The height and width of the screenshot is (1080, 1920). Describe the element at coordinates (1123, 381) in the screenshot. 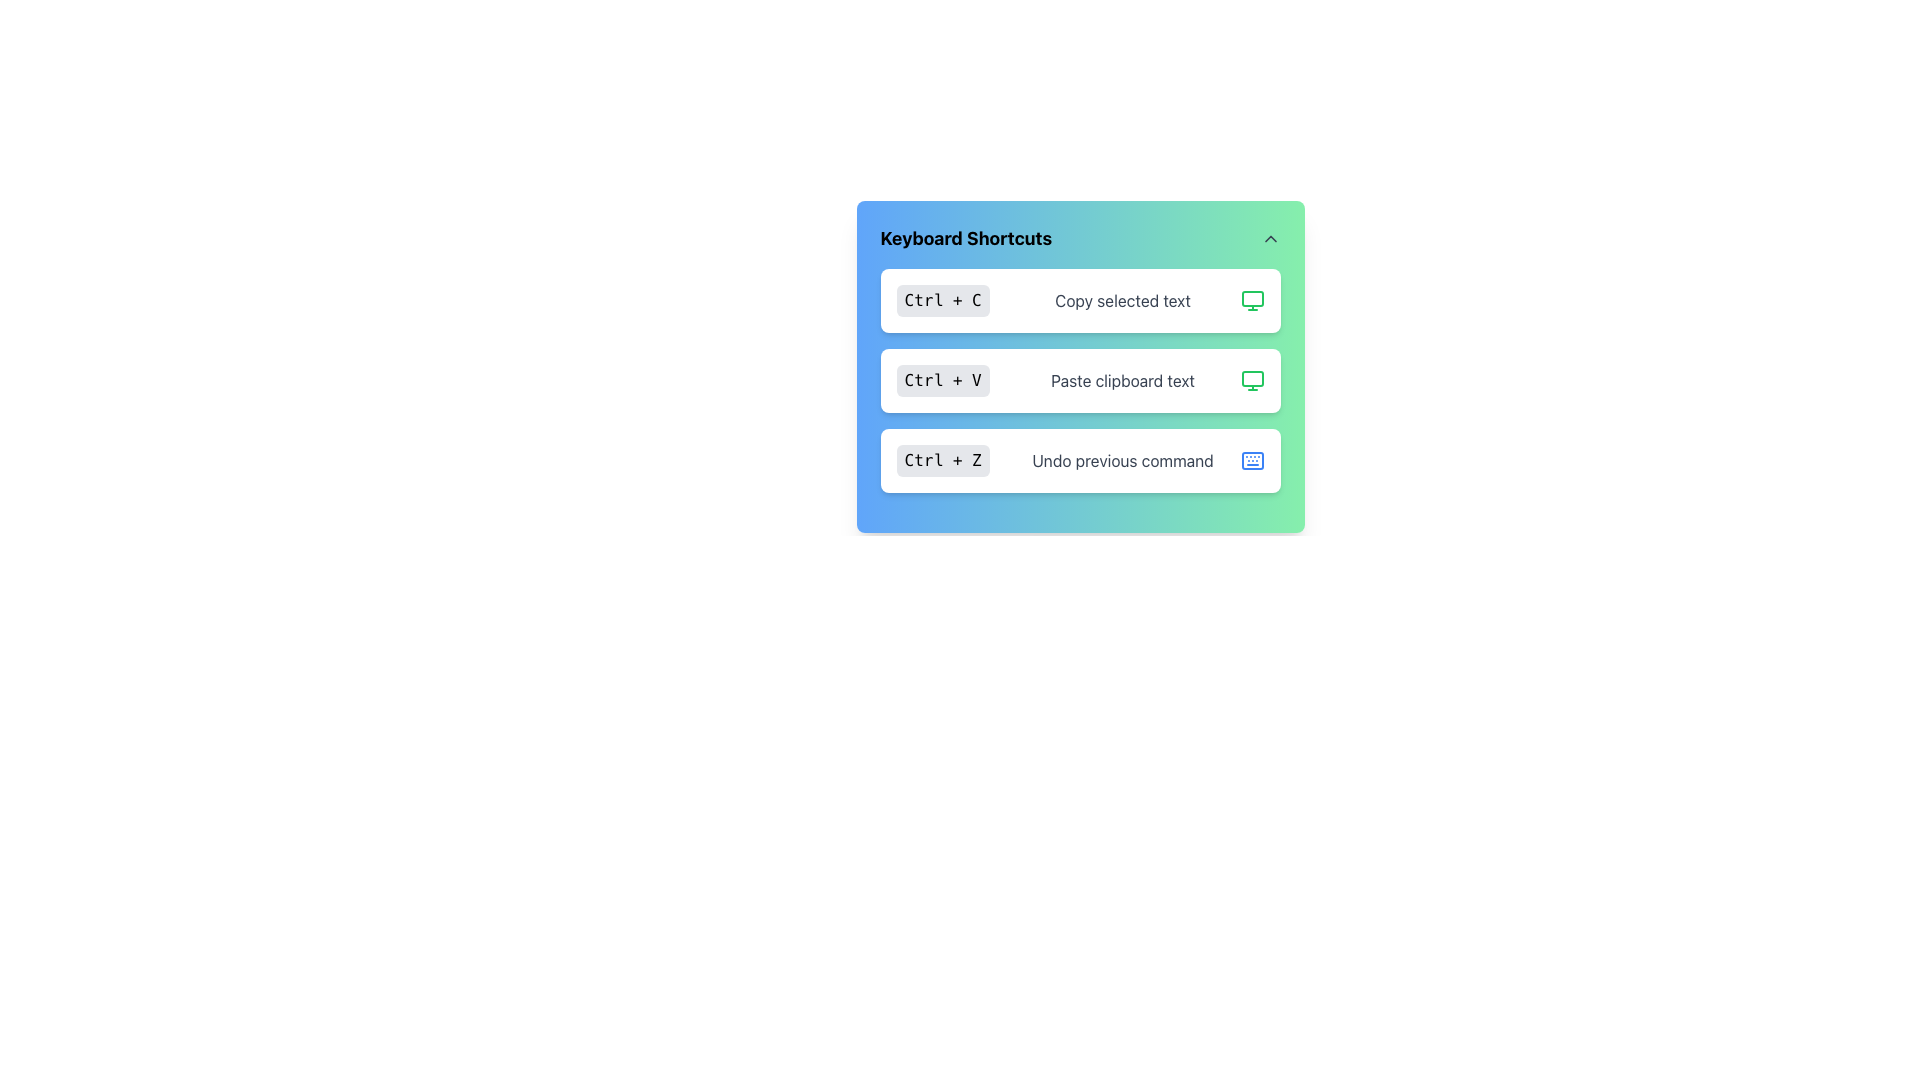

I see `the Static Text Label displaying 'Paste clipboard text', which is styled in gray and located to the right of the 'Ctrl + V' button-like label` at that location.